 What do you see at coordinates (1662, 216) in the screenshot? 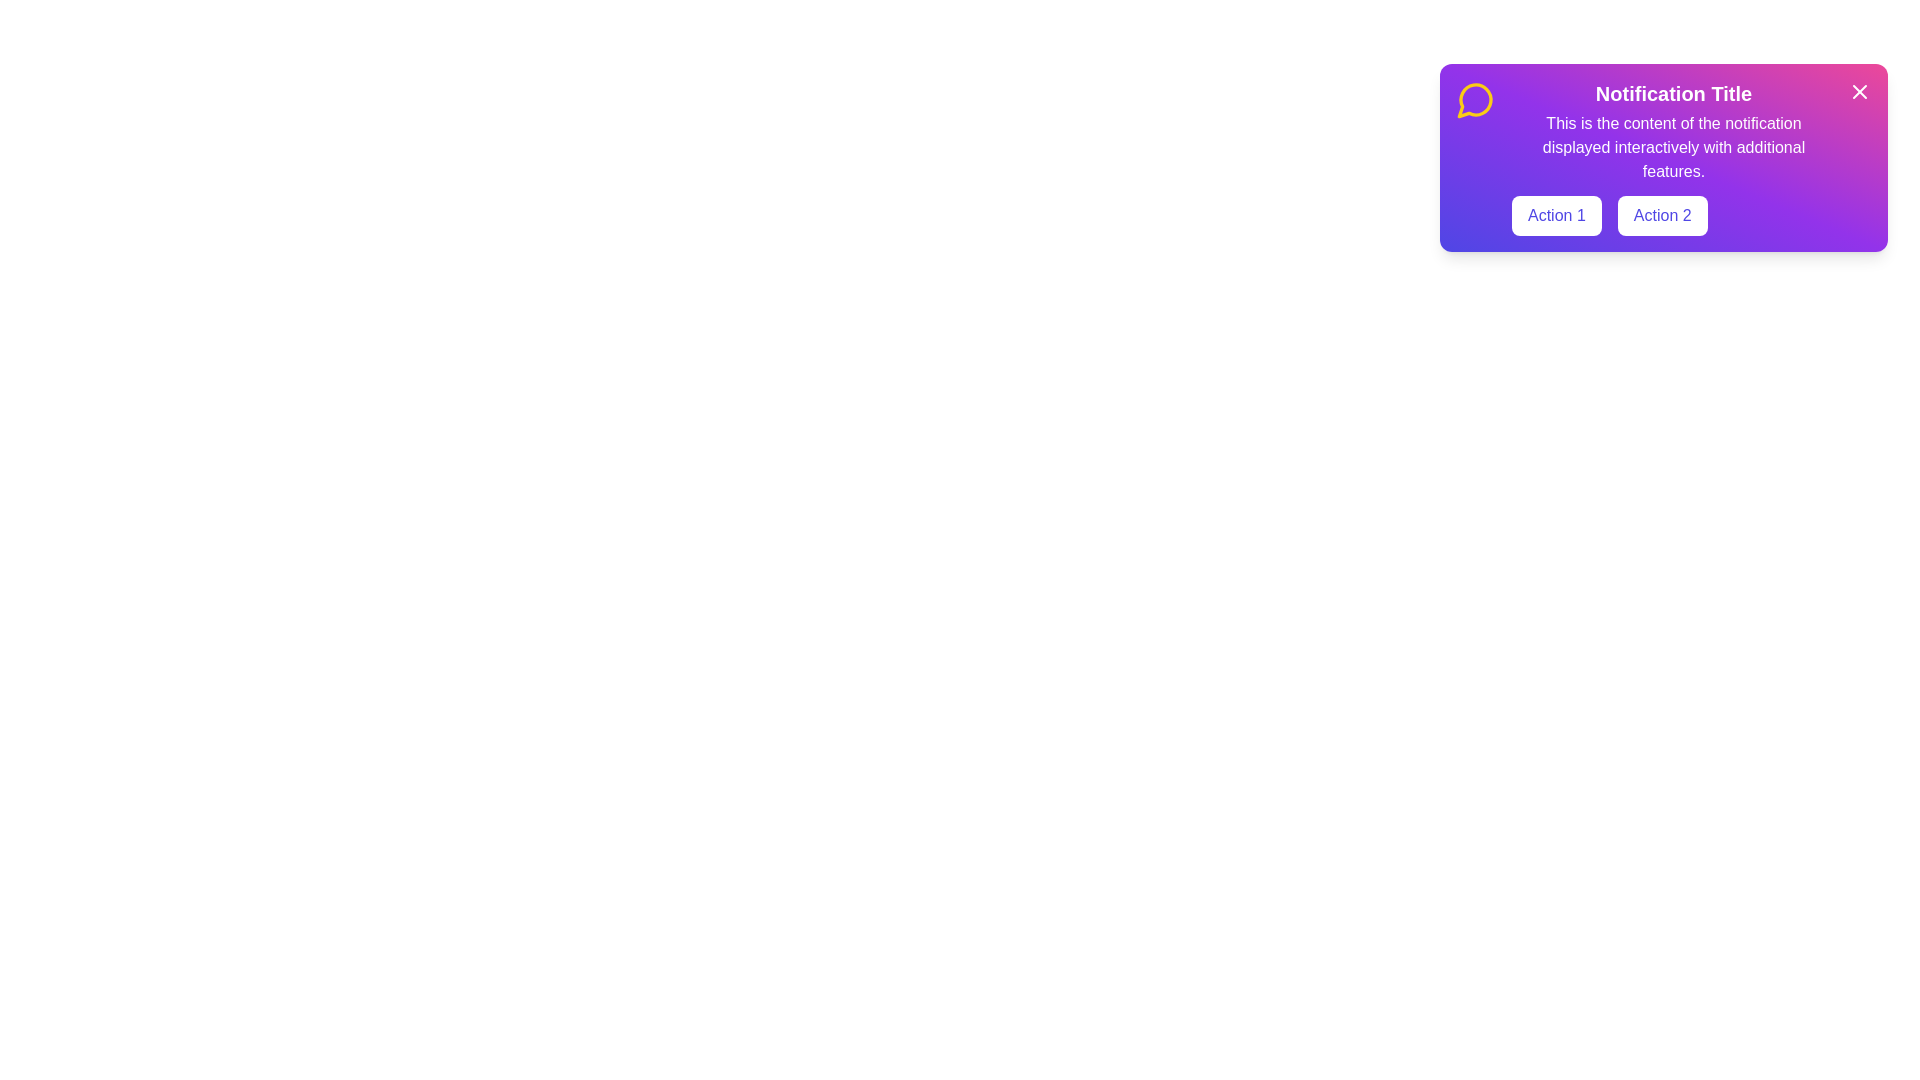
I see `the 'Action 2' button to trigger its associated function` at bounding box center [1662, 216].